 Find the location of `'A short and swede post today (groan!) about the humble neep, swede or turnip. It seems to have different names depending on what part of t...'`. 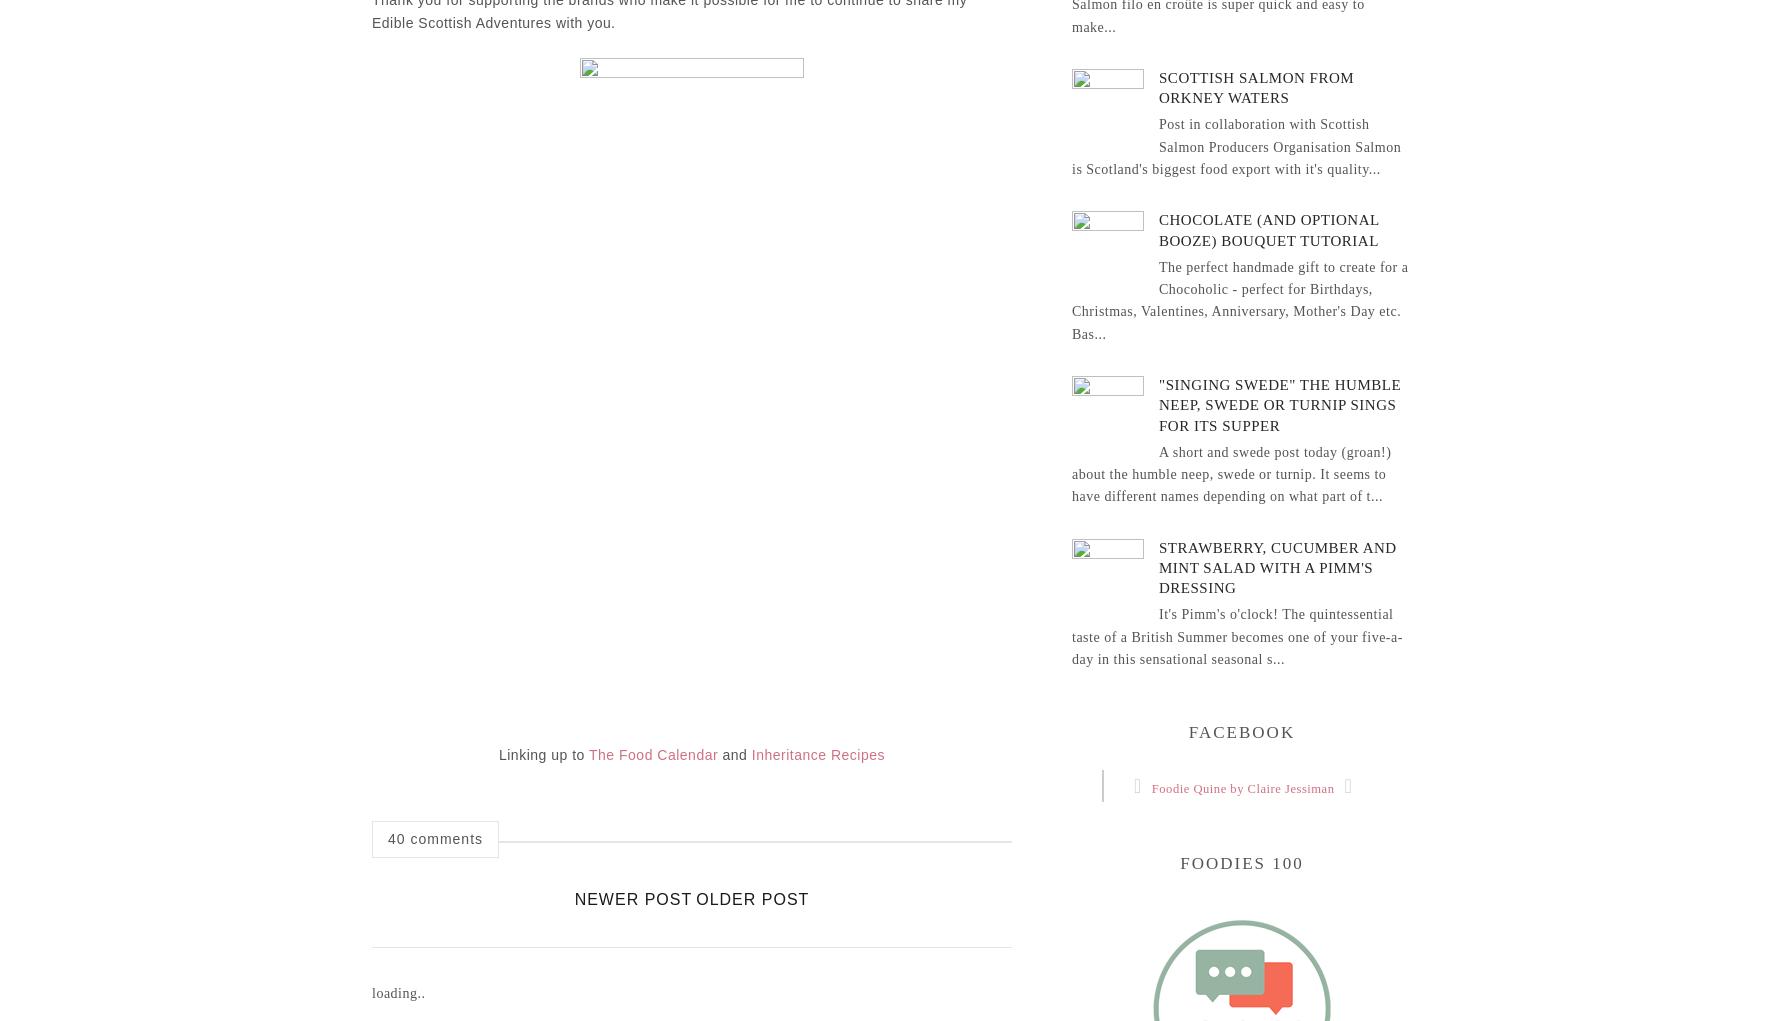

'A short and swede post today (groan!) about the humble neep, swede or turnip. It seems to have different names depending on what part of t...' is located at coordinates (1230, 473).